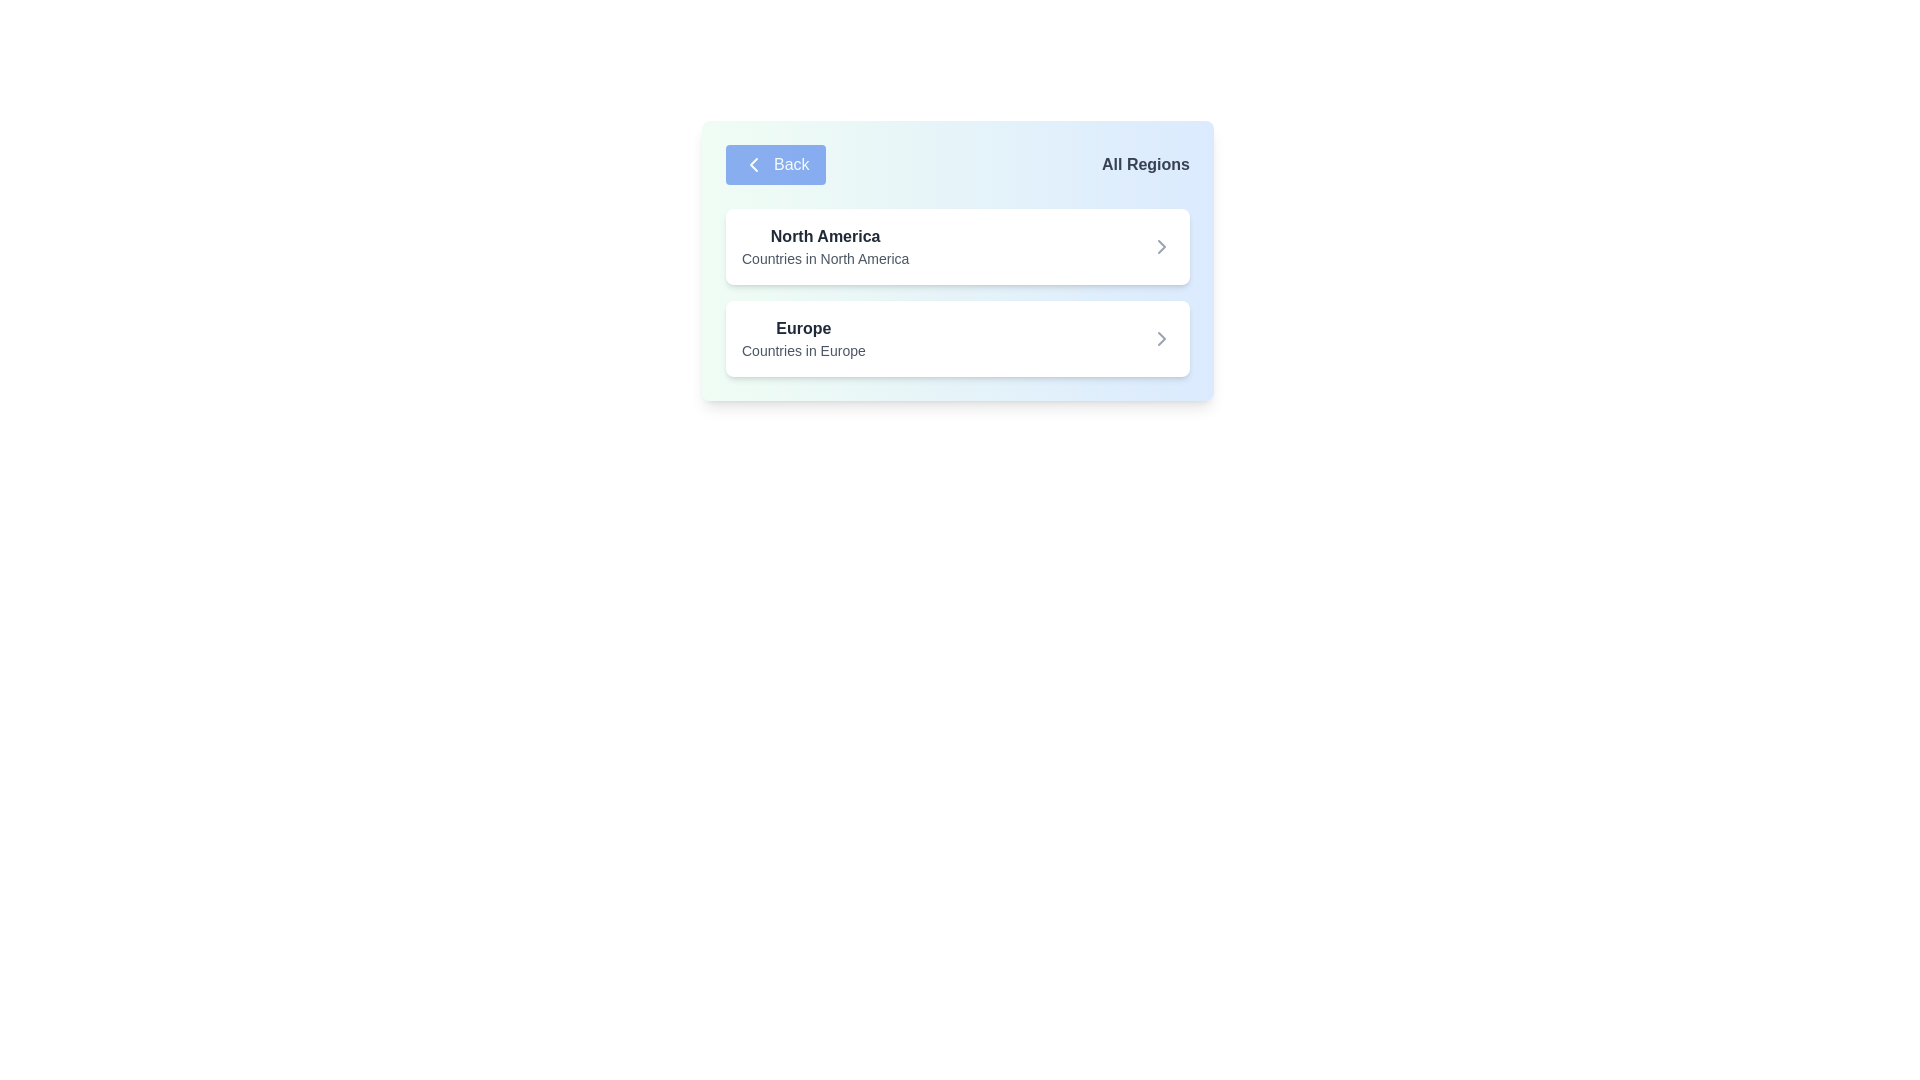  Describe the element at coordinates (825, 235) in the screenshot. I see `bolded text label 'North America' that is prominently displayed in a card-like section of the UI, styled in dark gray color and located at the top of the card` at that location.